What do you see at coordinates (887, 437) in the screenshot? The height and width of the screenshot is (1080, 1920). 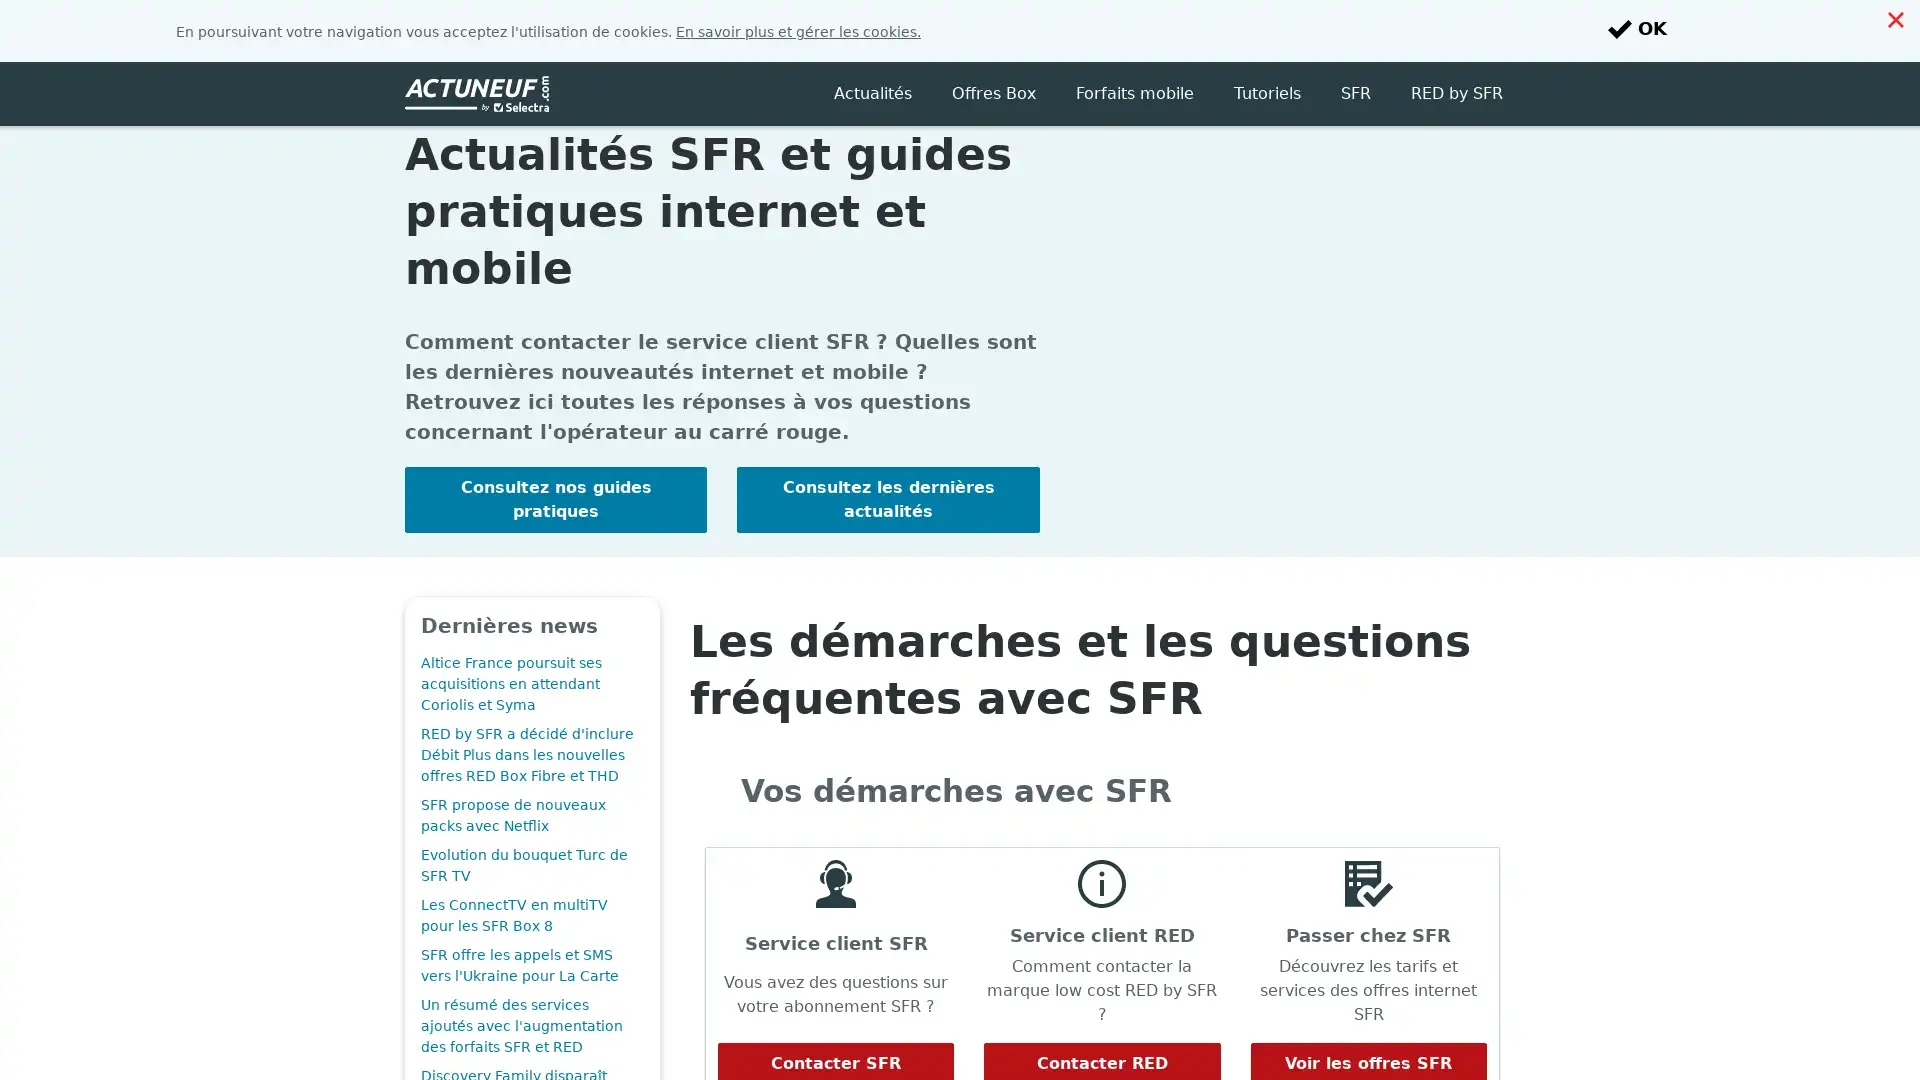 I see `Consultez les dernieres actualites` at bounding box center [887, 437].